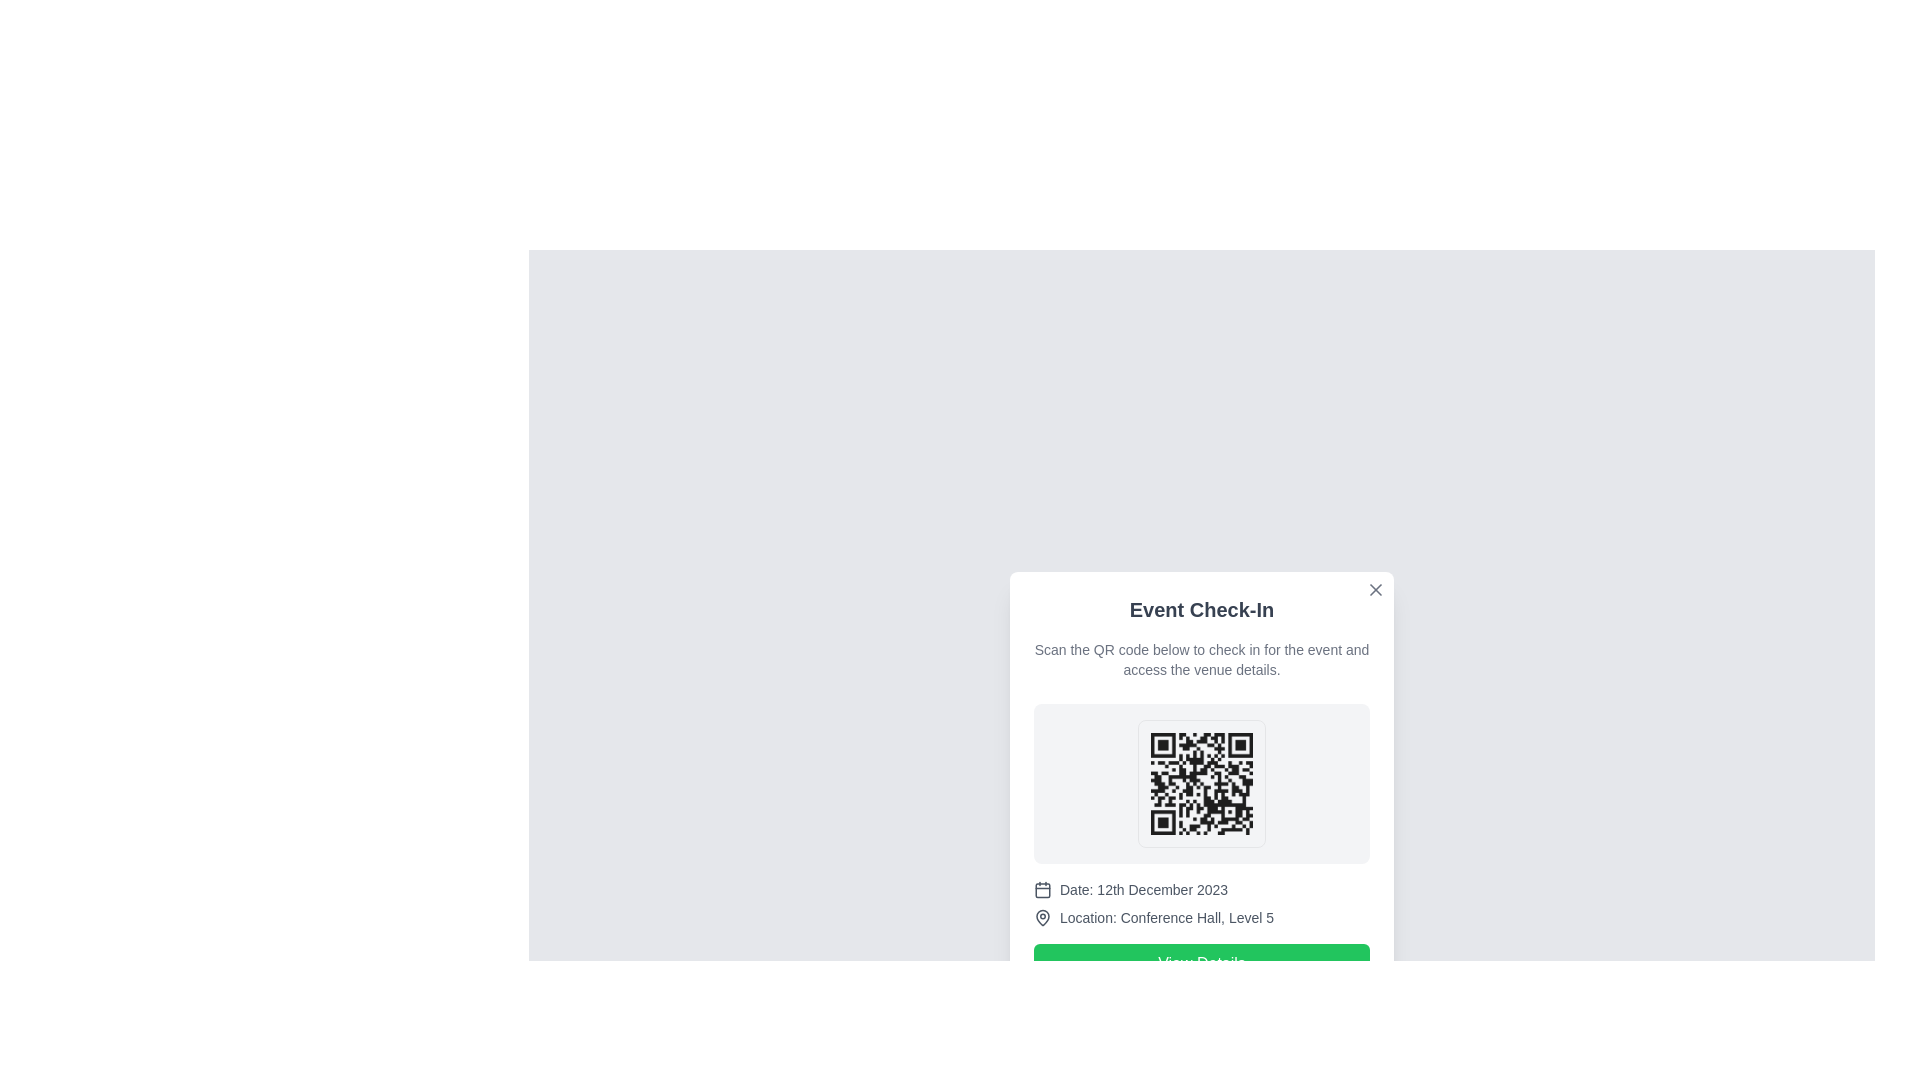  I want to click on date information displayed by the text label that shows the event's scheduled date, positioned to the right of the calendar icon, so click(1144, 889).